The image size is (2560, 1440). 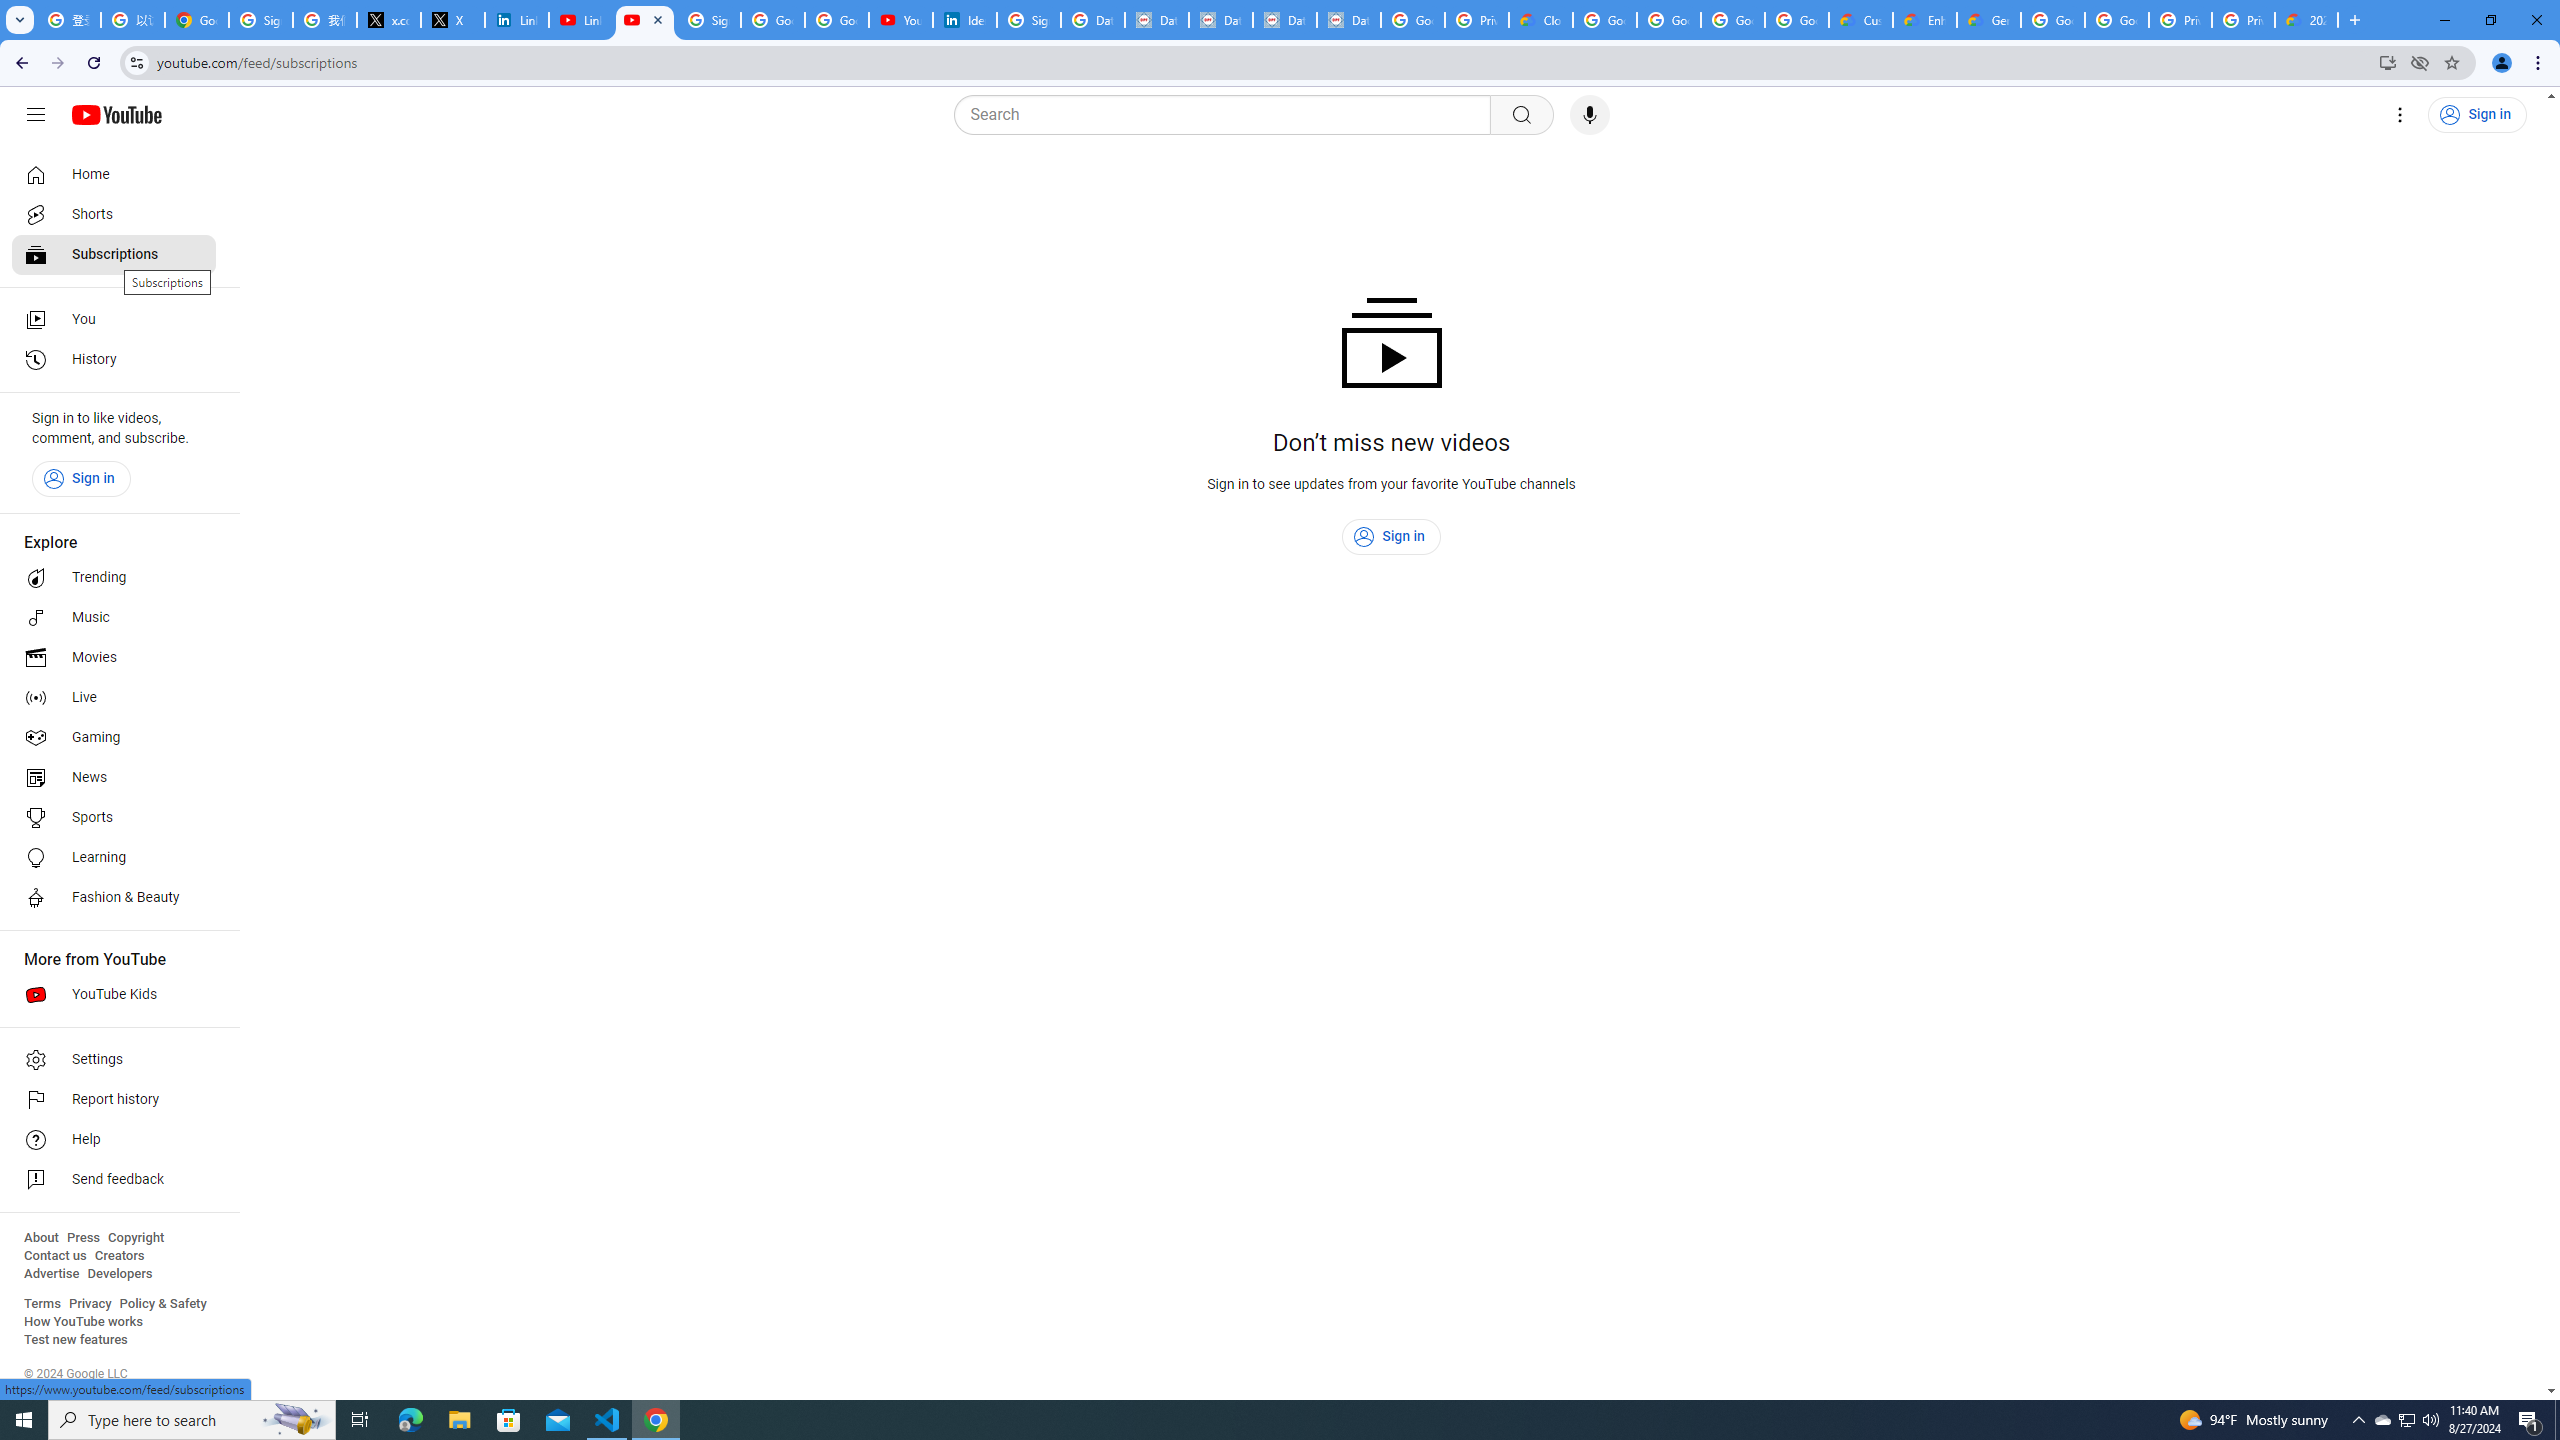 What do you see at coordinates (113, 253) in the screenshot?
I see `'Subscriptions'` at bounding box center [113, 253].